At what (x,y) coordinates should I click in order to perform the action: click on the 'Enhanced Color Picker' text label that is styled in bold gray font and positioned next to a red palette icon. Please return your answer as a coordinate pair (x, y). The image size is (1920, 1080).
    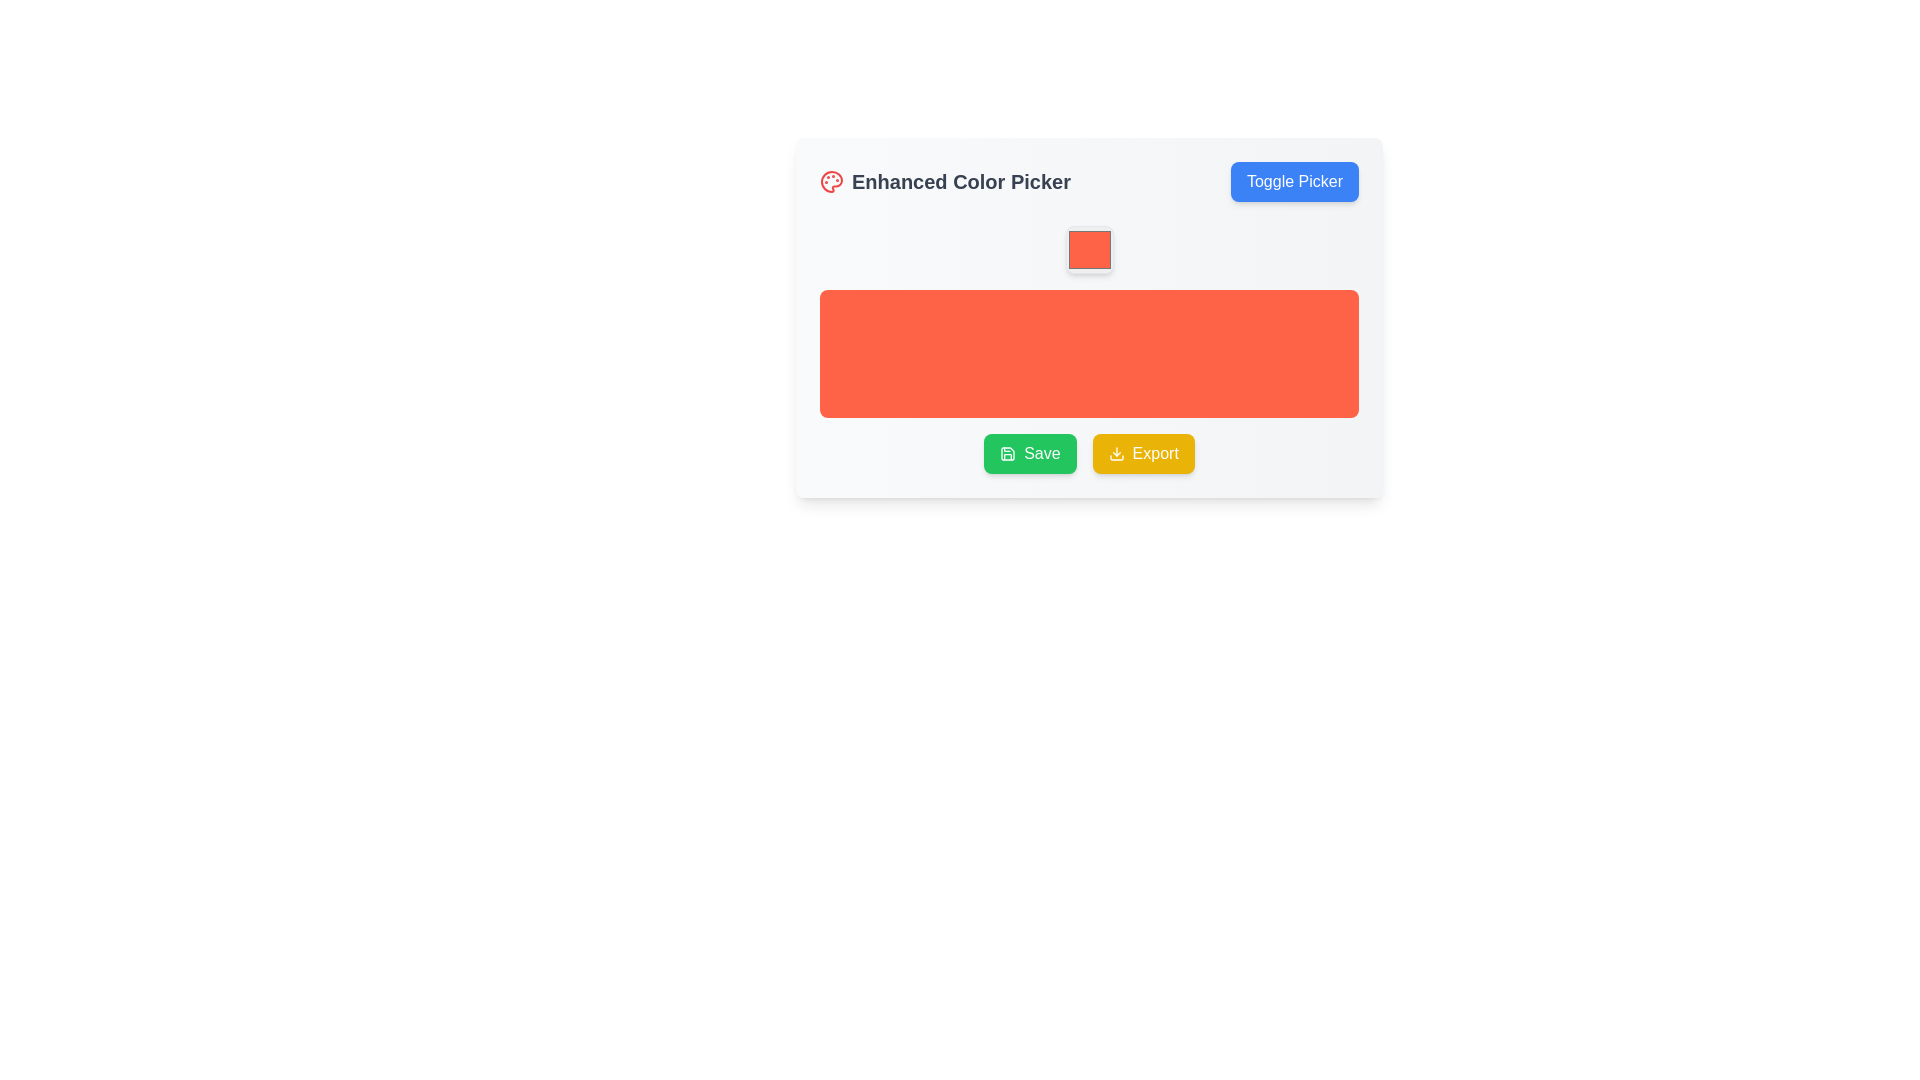
    Looking at the image, I should click on (944, 181).